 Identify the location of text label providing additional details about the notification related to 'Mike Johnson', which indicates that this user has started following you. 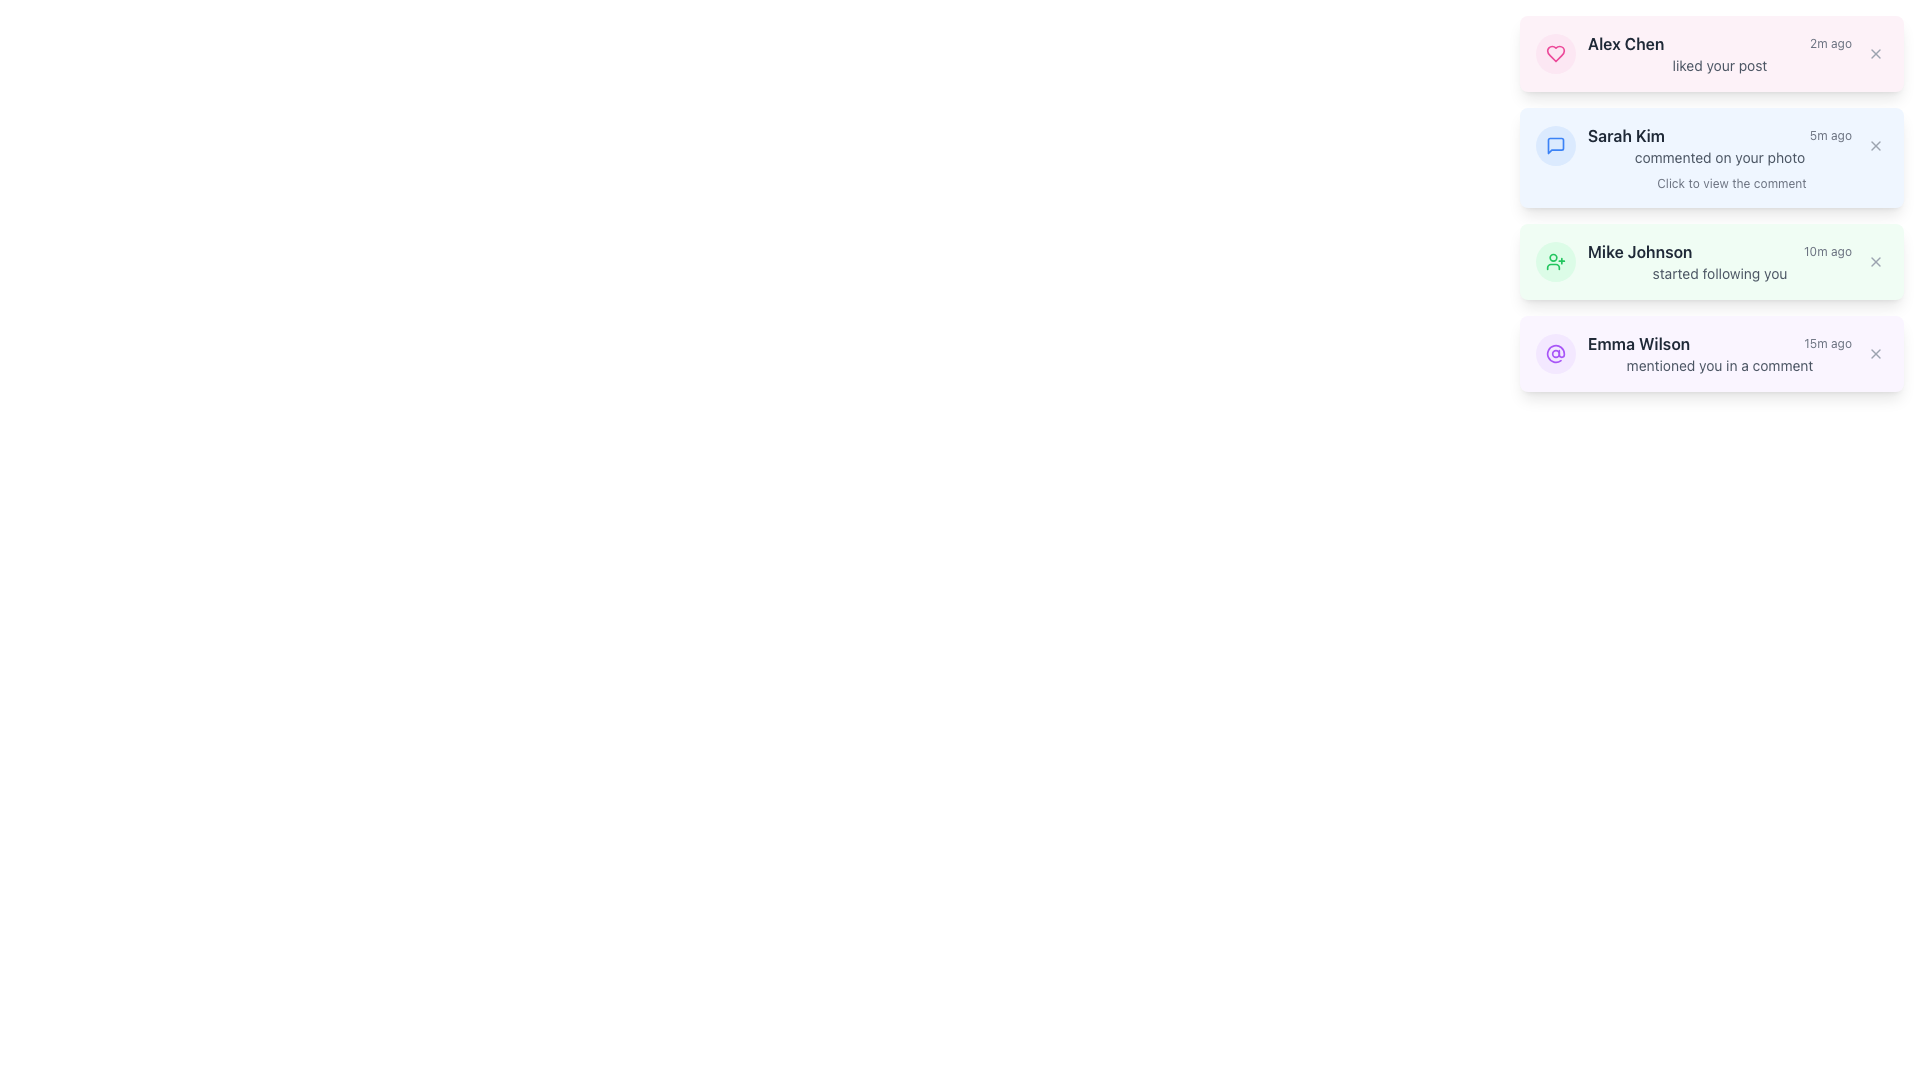
(1718, 273).